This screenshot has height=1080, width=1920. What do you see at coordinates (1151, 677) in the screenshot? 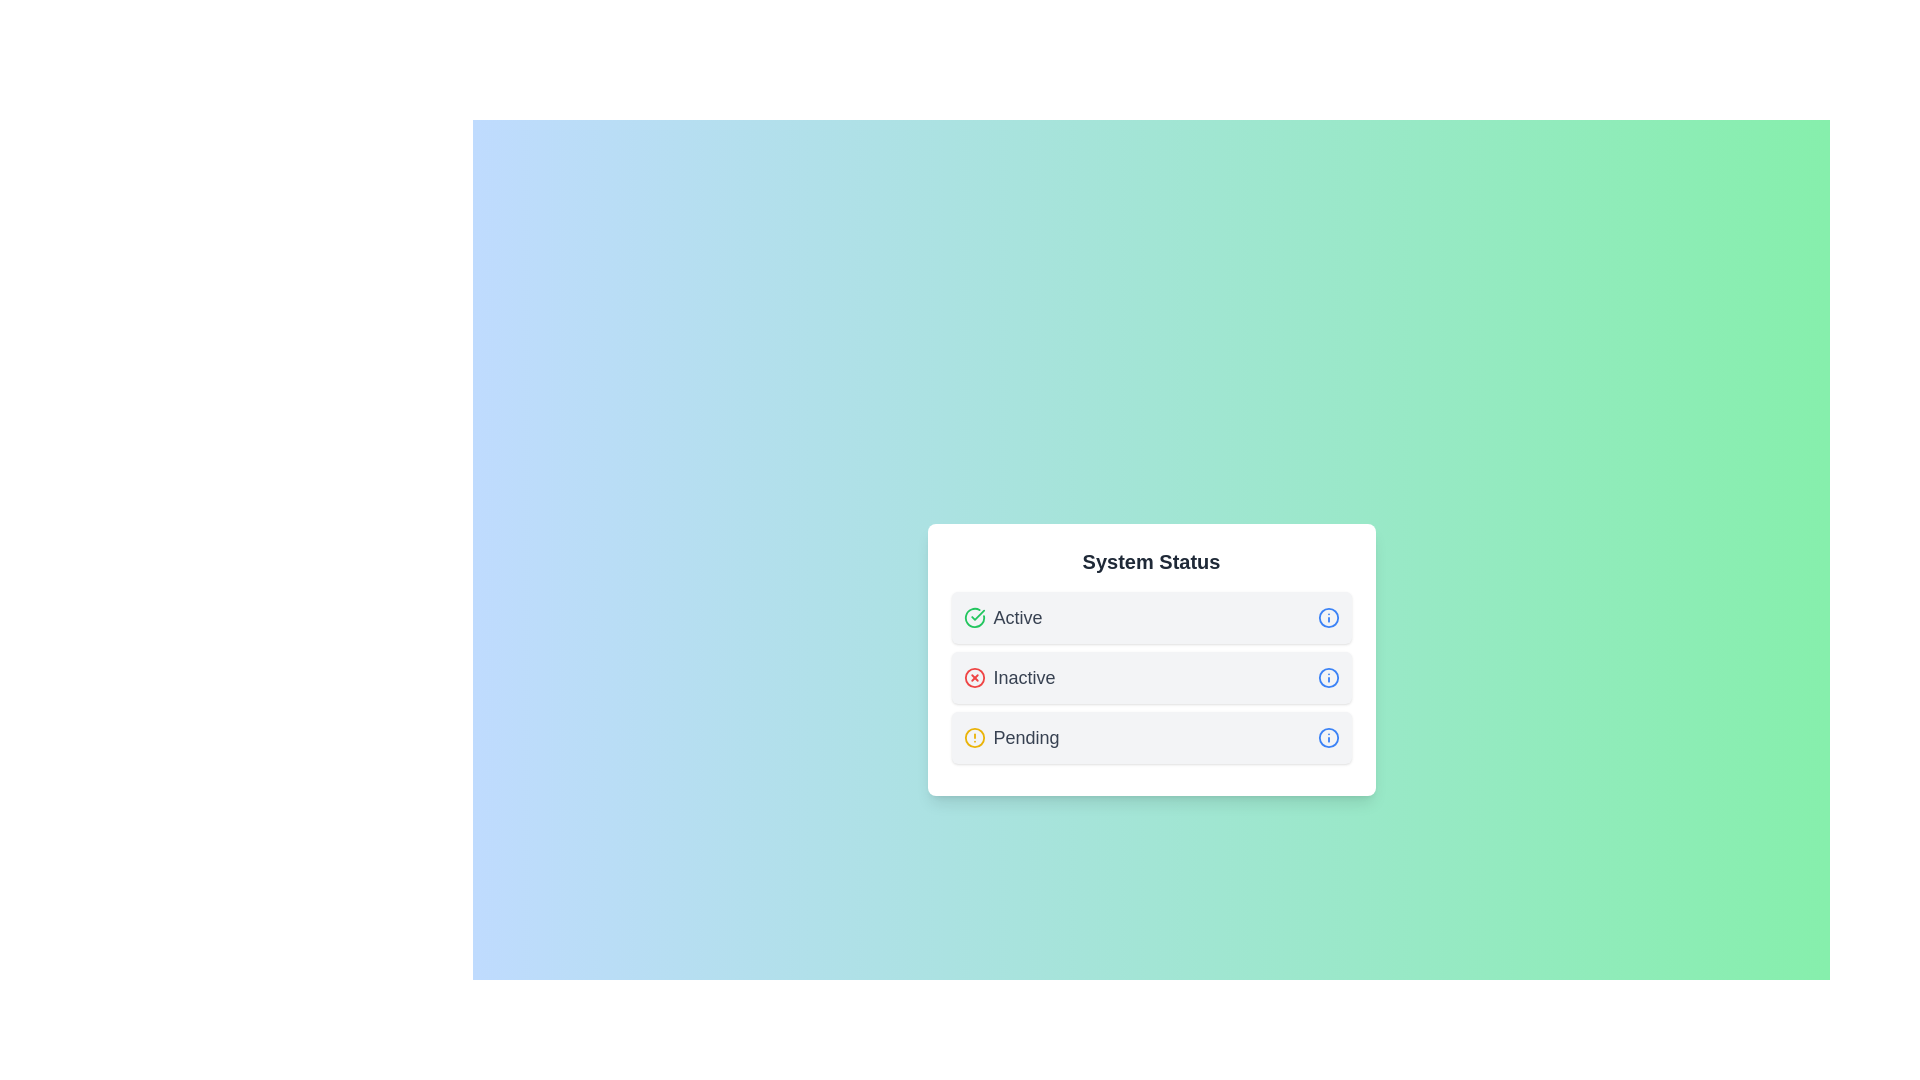
I see `the 'Inactive' status display element, which is the second row in a vertically stacked group of three status rows` at bounding box center [1151, 677].